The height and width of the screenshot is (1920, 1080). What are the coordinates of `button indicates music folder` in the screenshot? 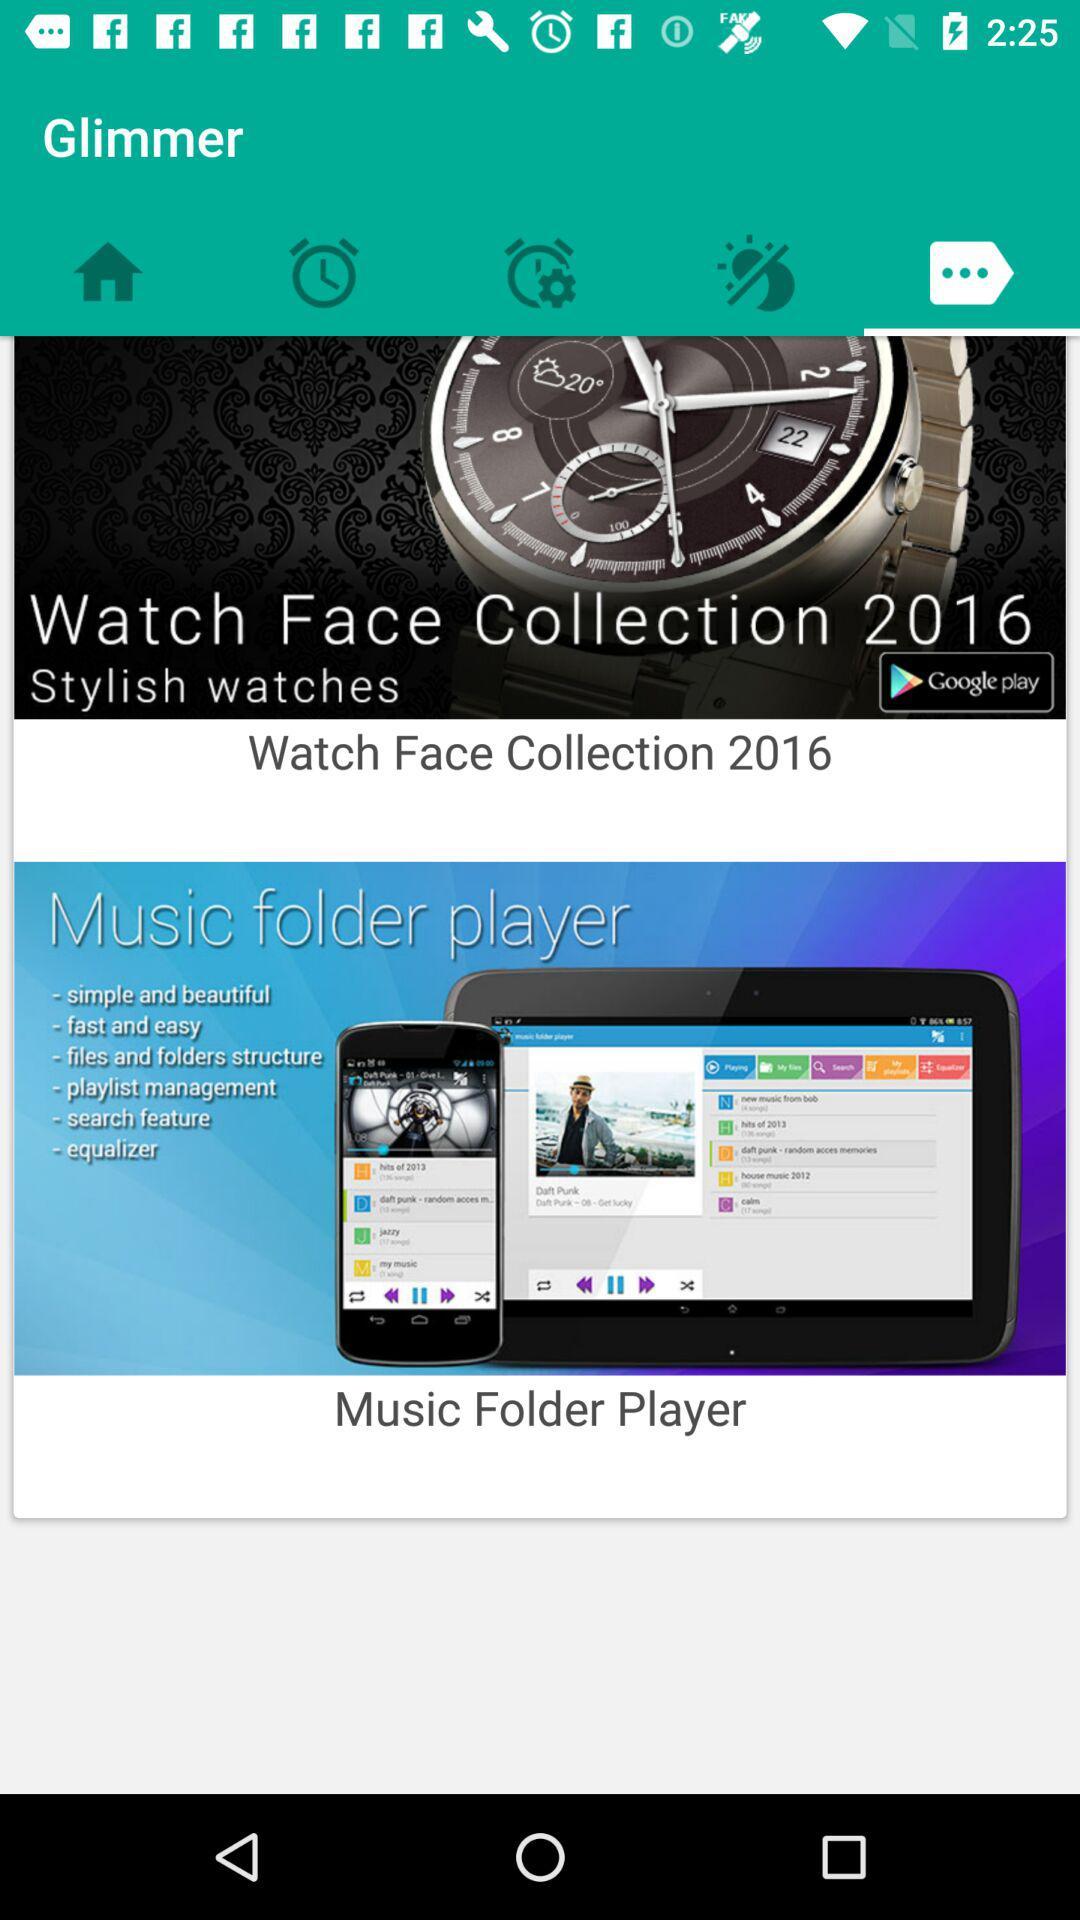 It's located at (540, 1117).